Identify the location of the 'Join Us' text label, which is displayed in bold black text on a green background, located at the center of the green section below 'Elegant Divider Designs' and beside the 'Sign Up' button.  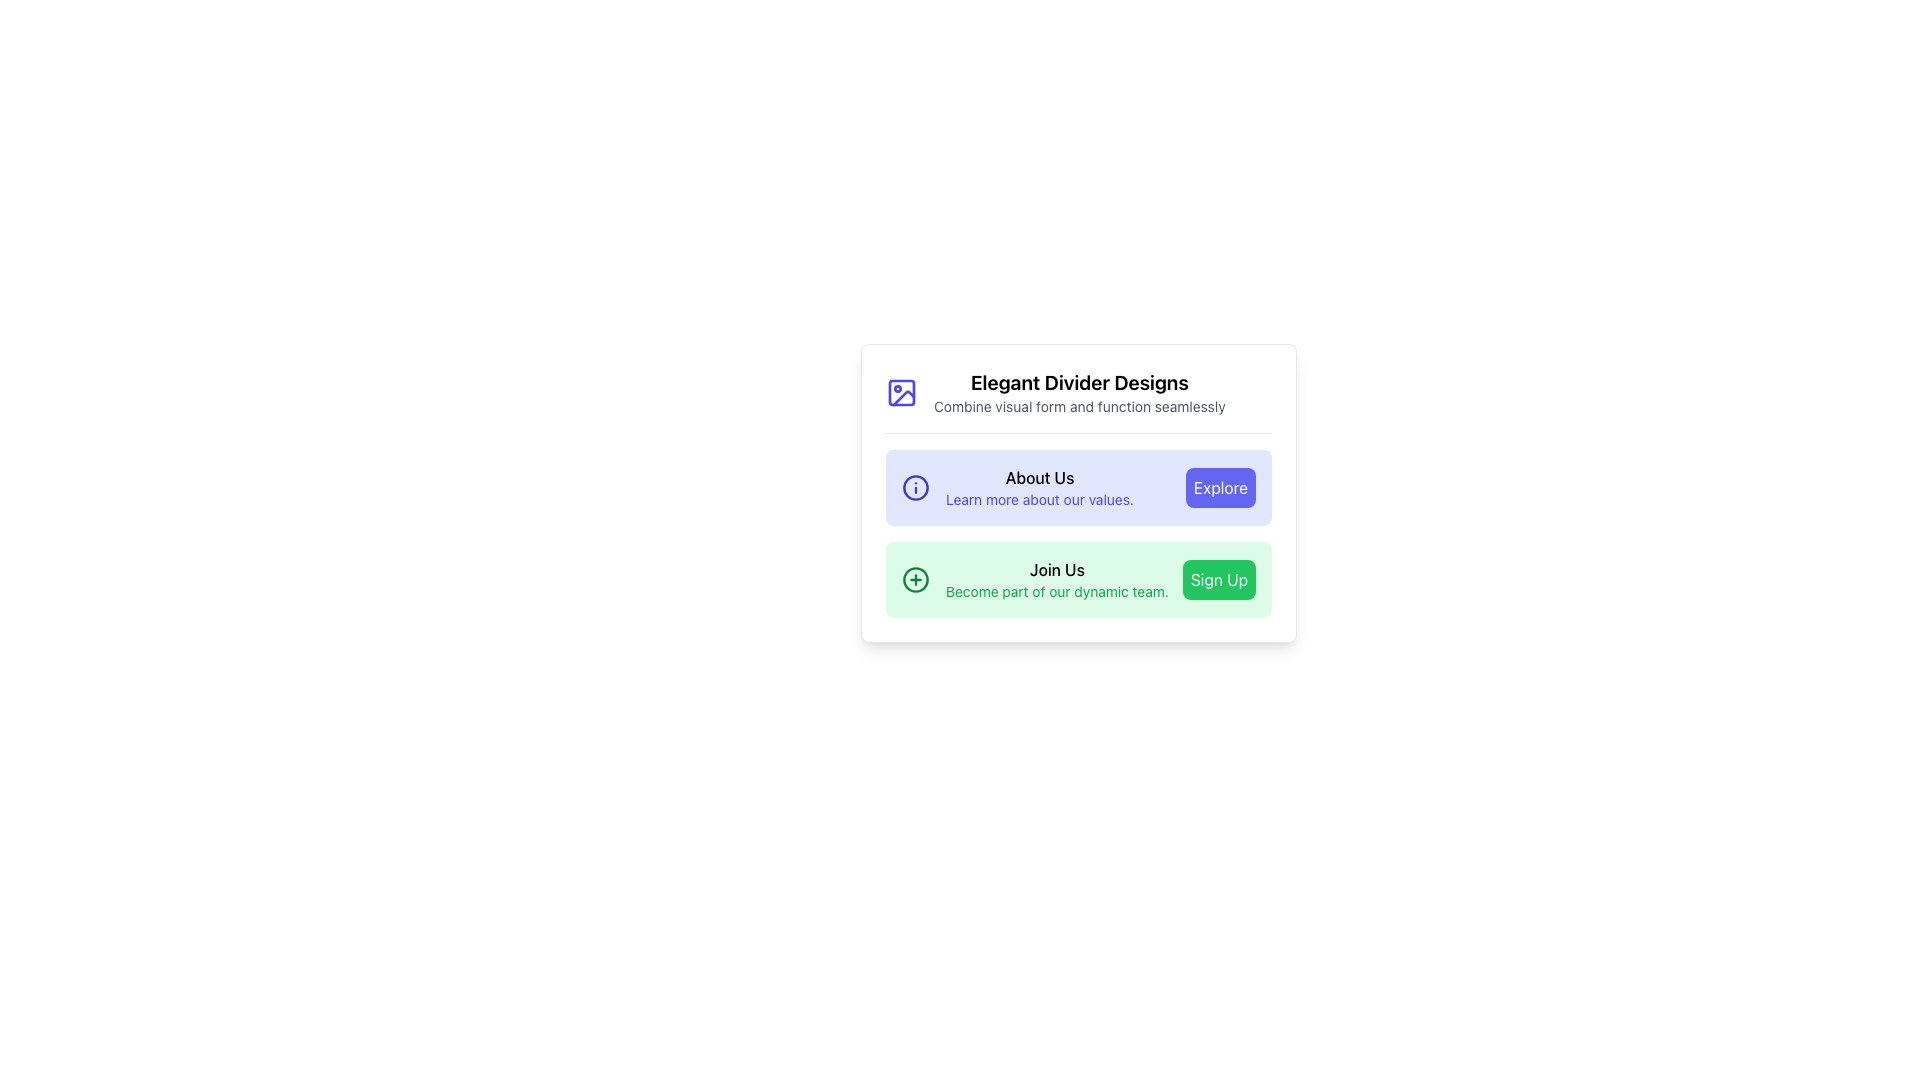
(1056, 570).